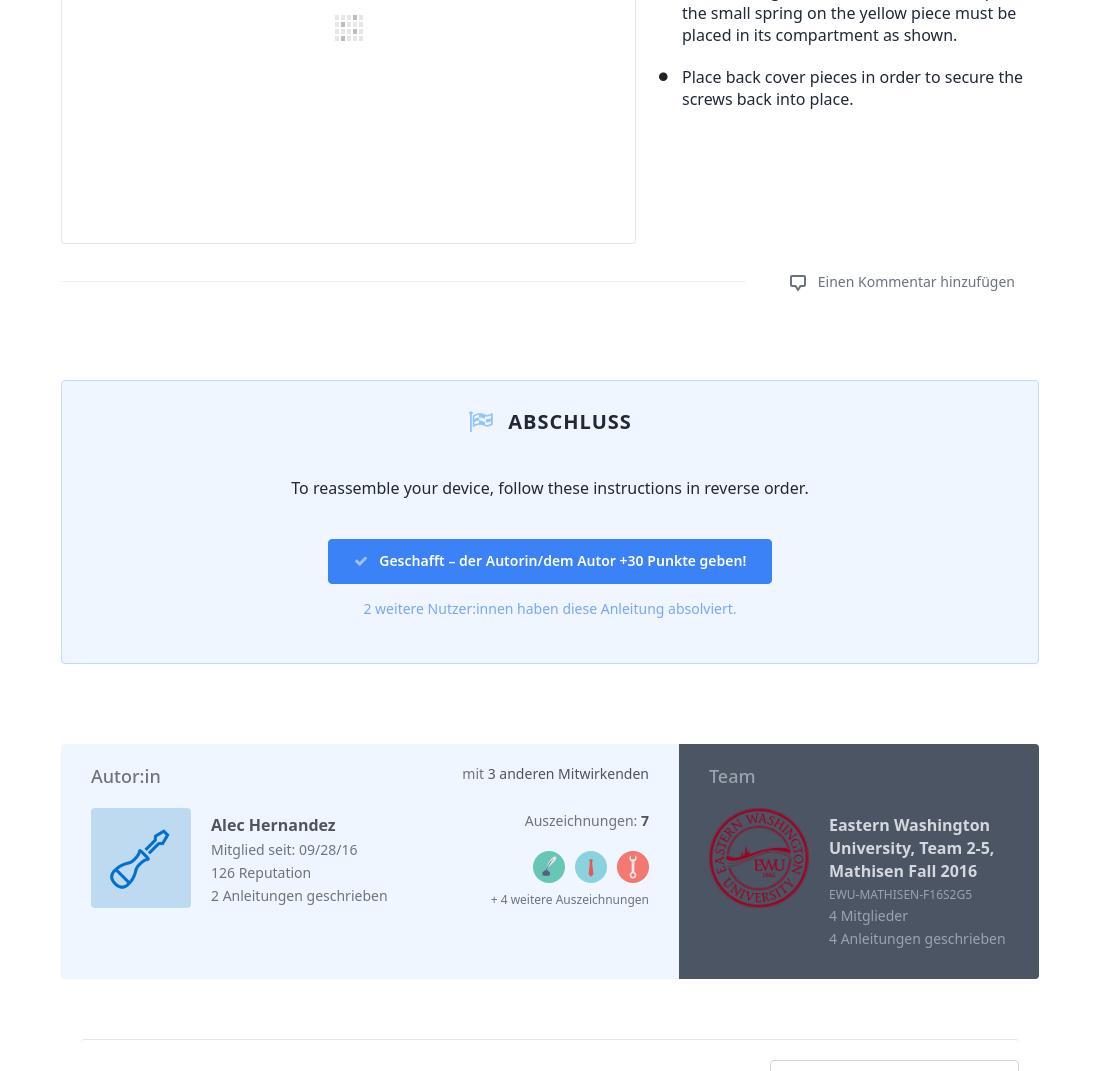  I want to click on 'Team', so click(731, 775).